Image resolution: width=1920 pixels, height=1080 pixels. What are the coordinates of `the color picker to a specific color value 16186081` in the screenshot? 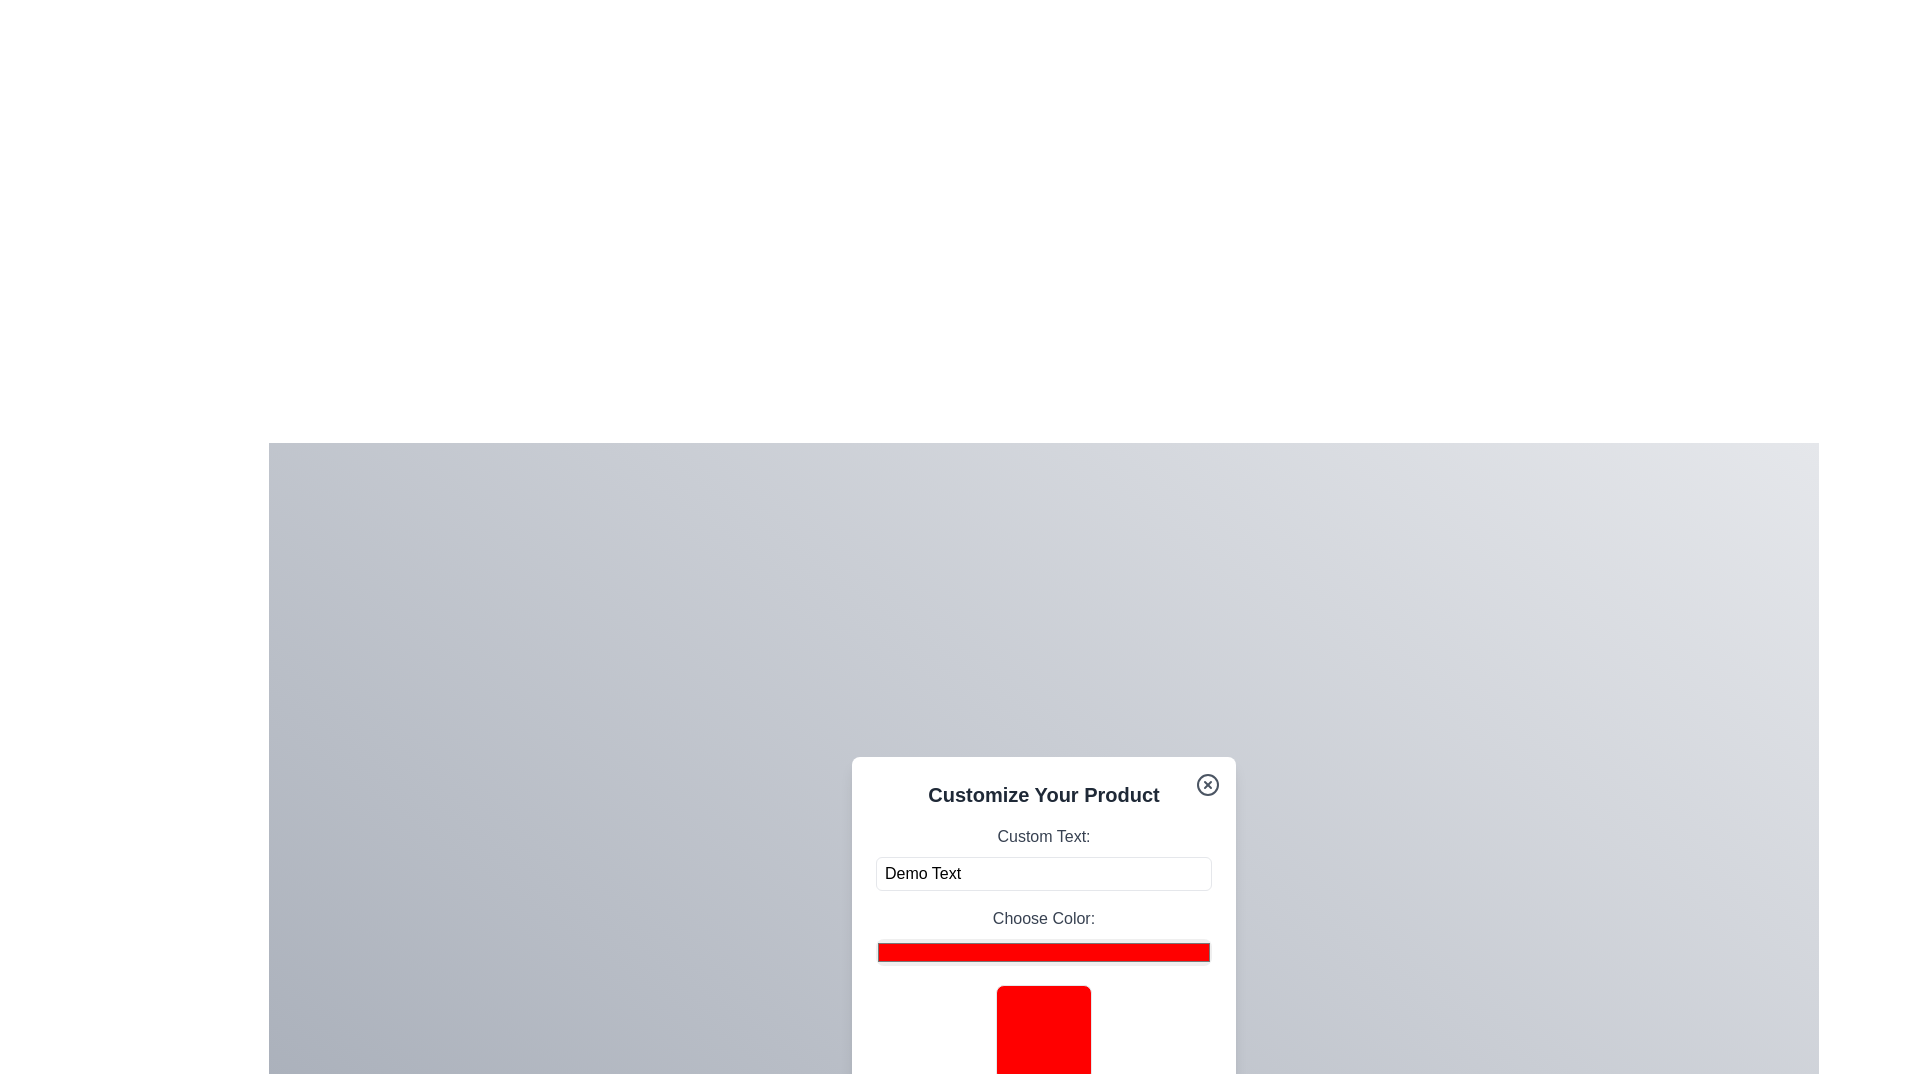 It's located at (1042, 951).